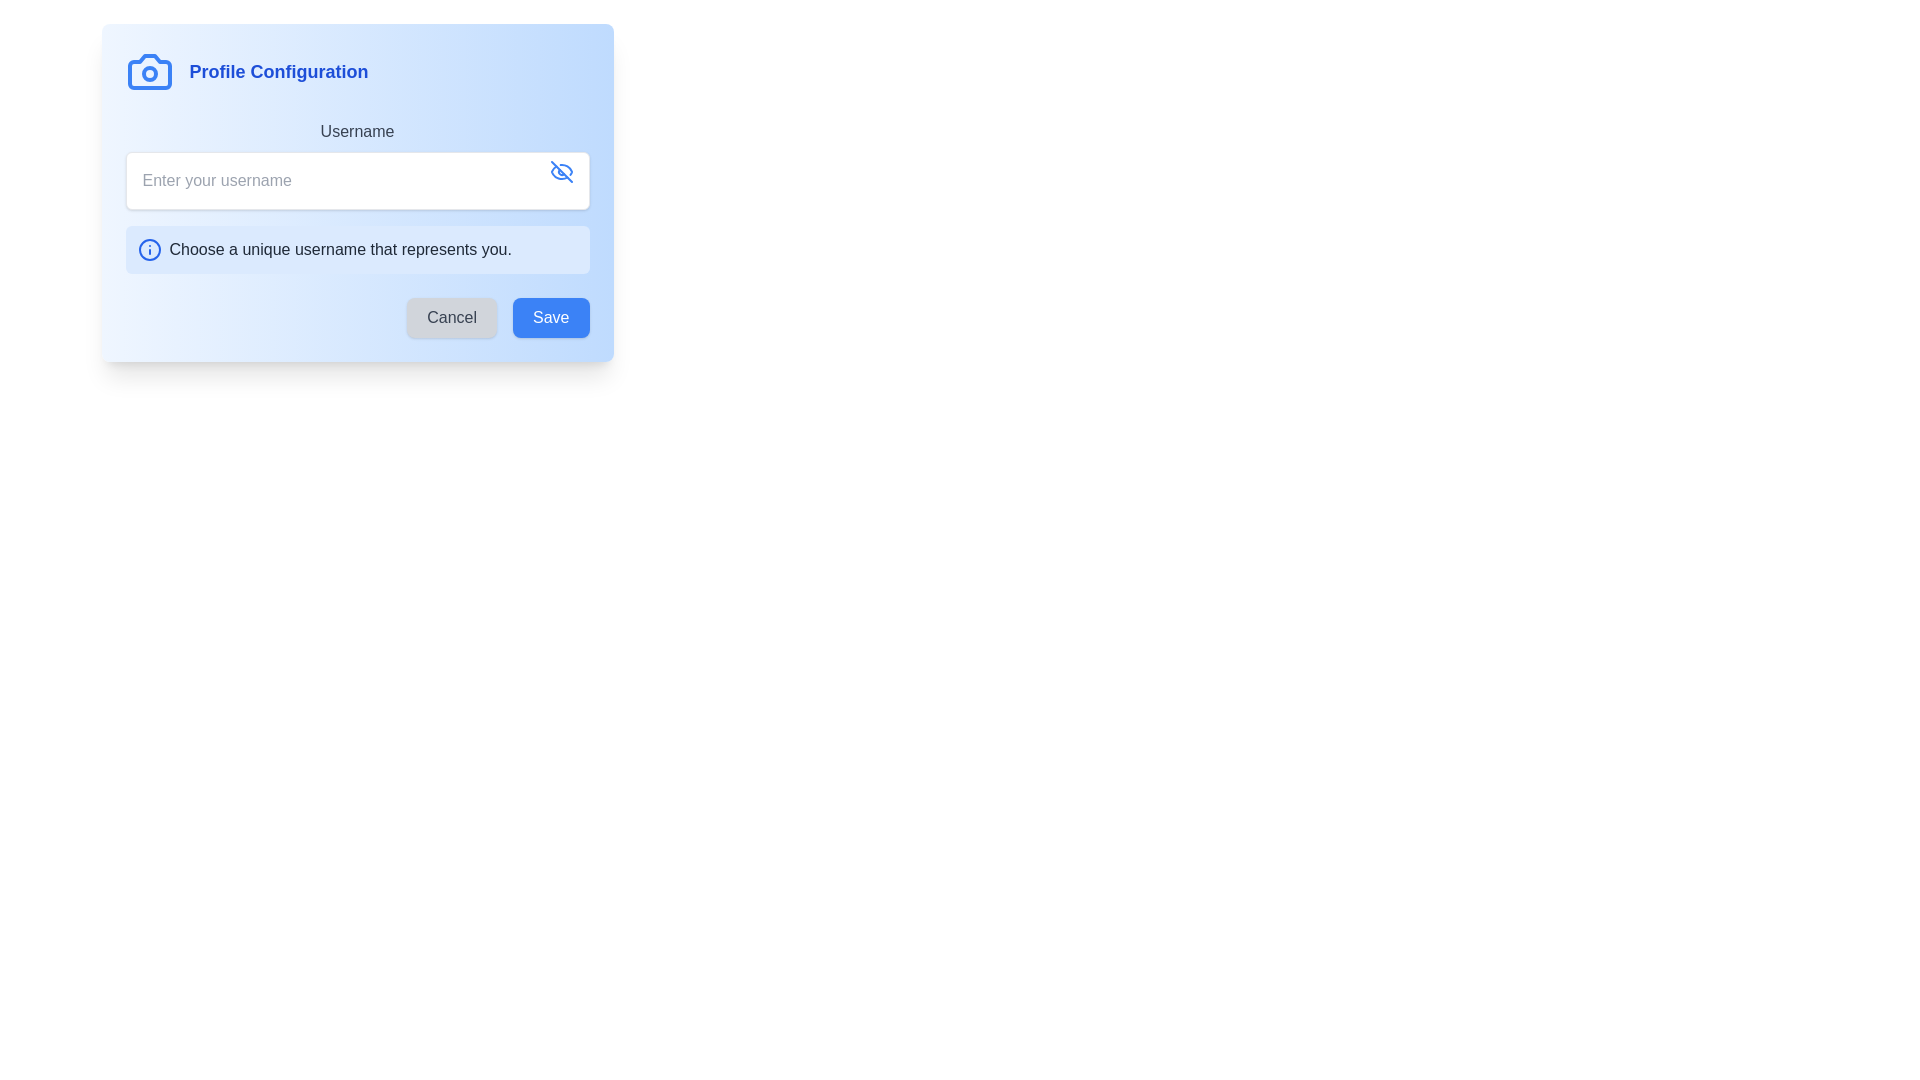 Image resolution: width=1920 pixels, height=1080 pixels. Describe the element at coordinates (560, 171) in the screenshot. I see `the icon that toggles the visibility of the username input field` at that location.